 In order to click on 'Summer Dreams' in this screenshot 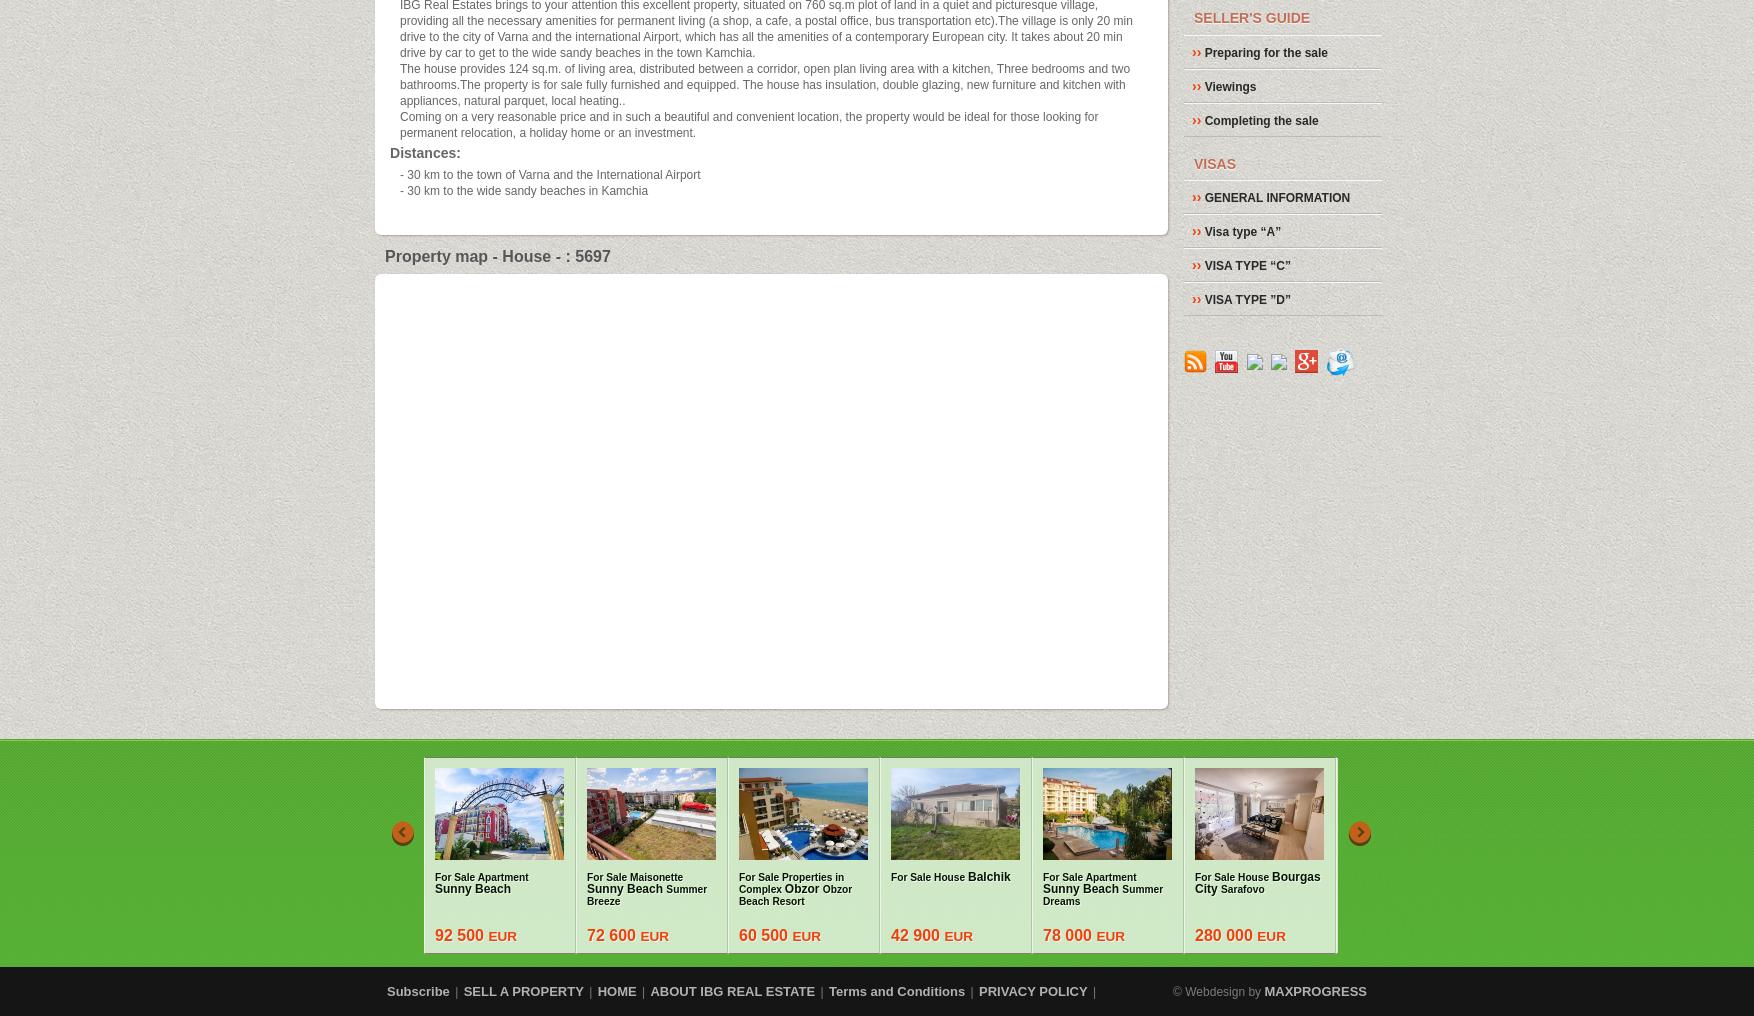, I will do `click(1102, 894)`.